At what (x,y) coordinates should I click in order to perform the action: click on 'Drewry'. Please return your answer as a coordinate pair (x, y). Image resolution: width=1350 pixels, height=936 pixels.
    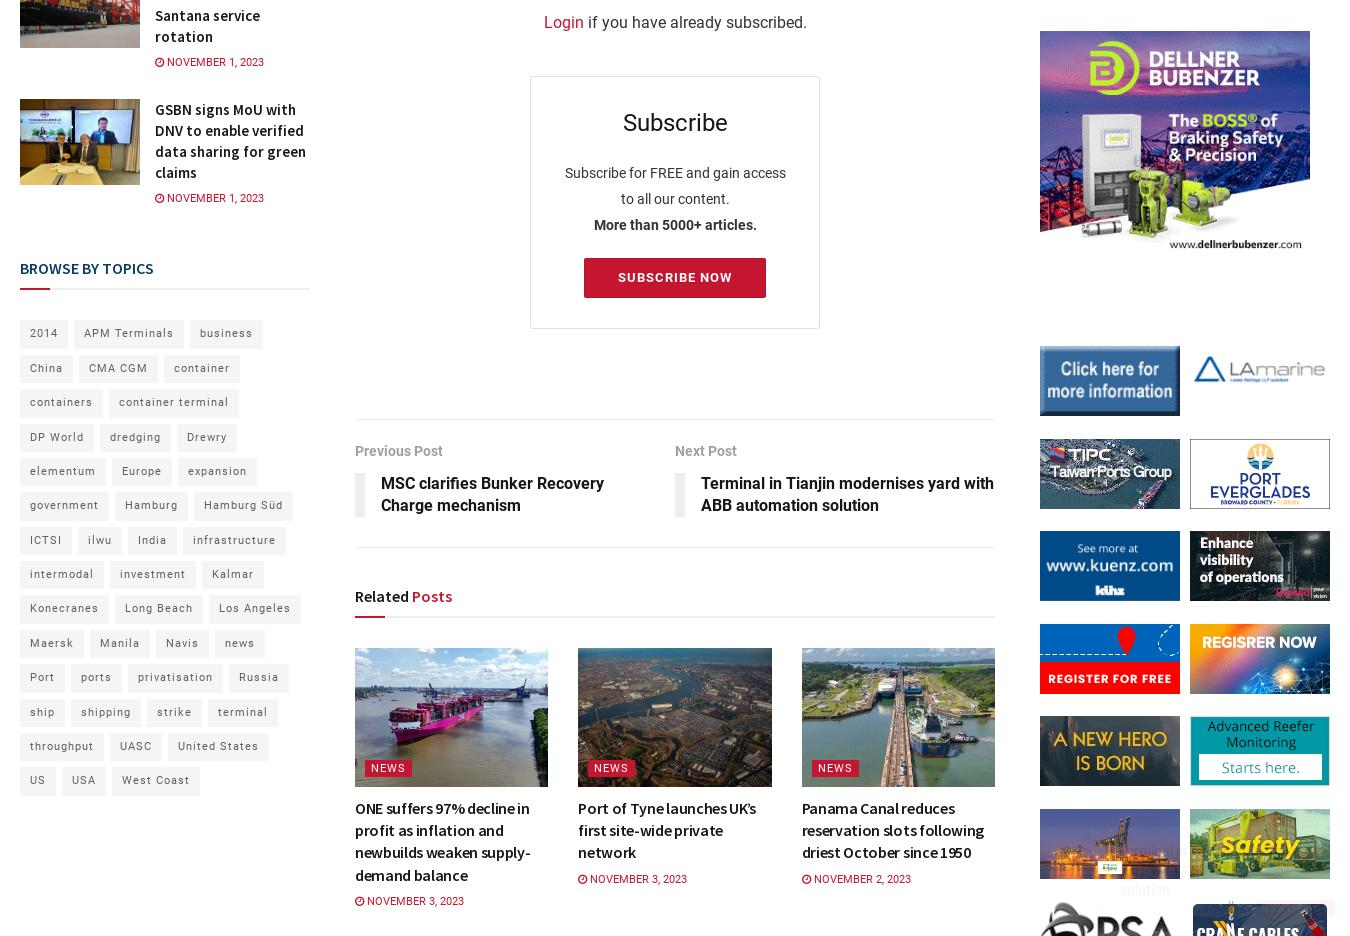
    Looking at the image, I should click on (206, 436).